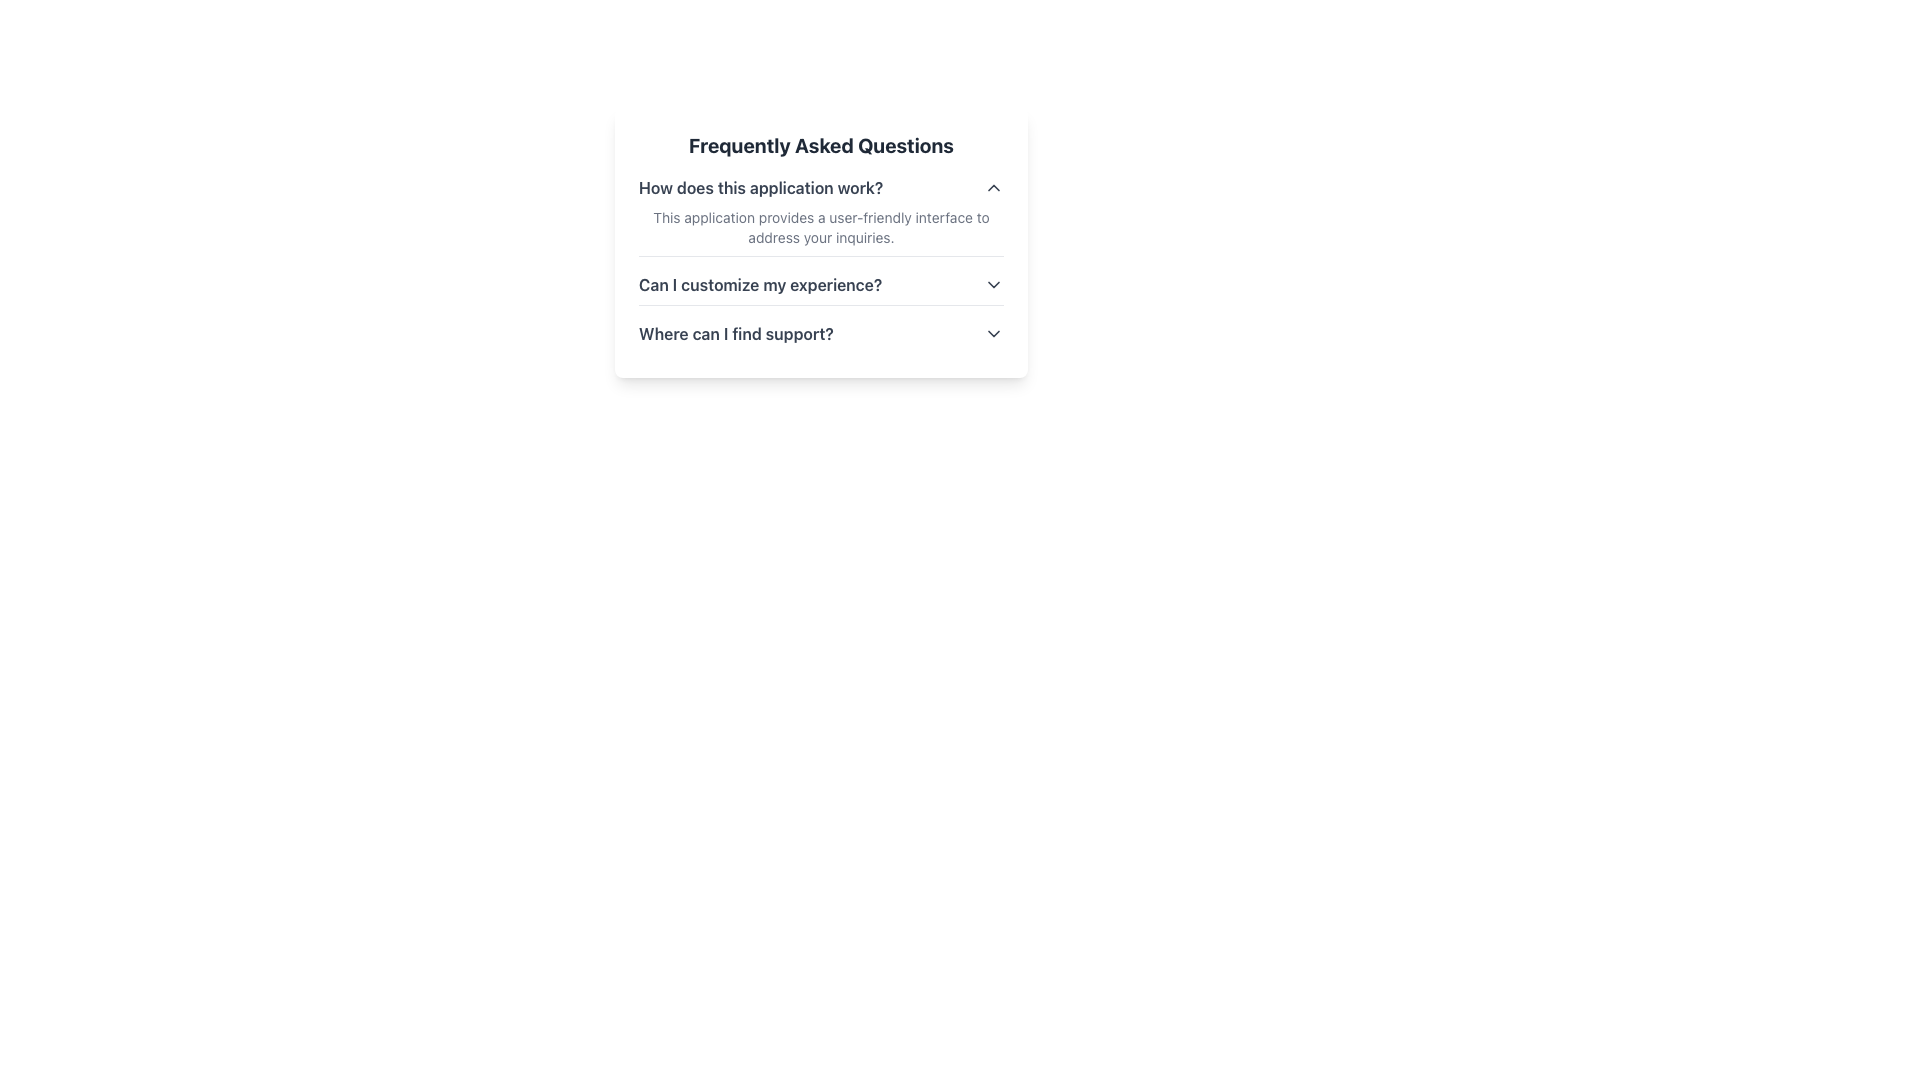  What do you see at coordinates (759, 285) in the screenshot?
I see `the text label that says 'Can I customize my experience?'` at bounding box center [759, 285].